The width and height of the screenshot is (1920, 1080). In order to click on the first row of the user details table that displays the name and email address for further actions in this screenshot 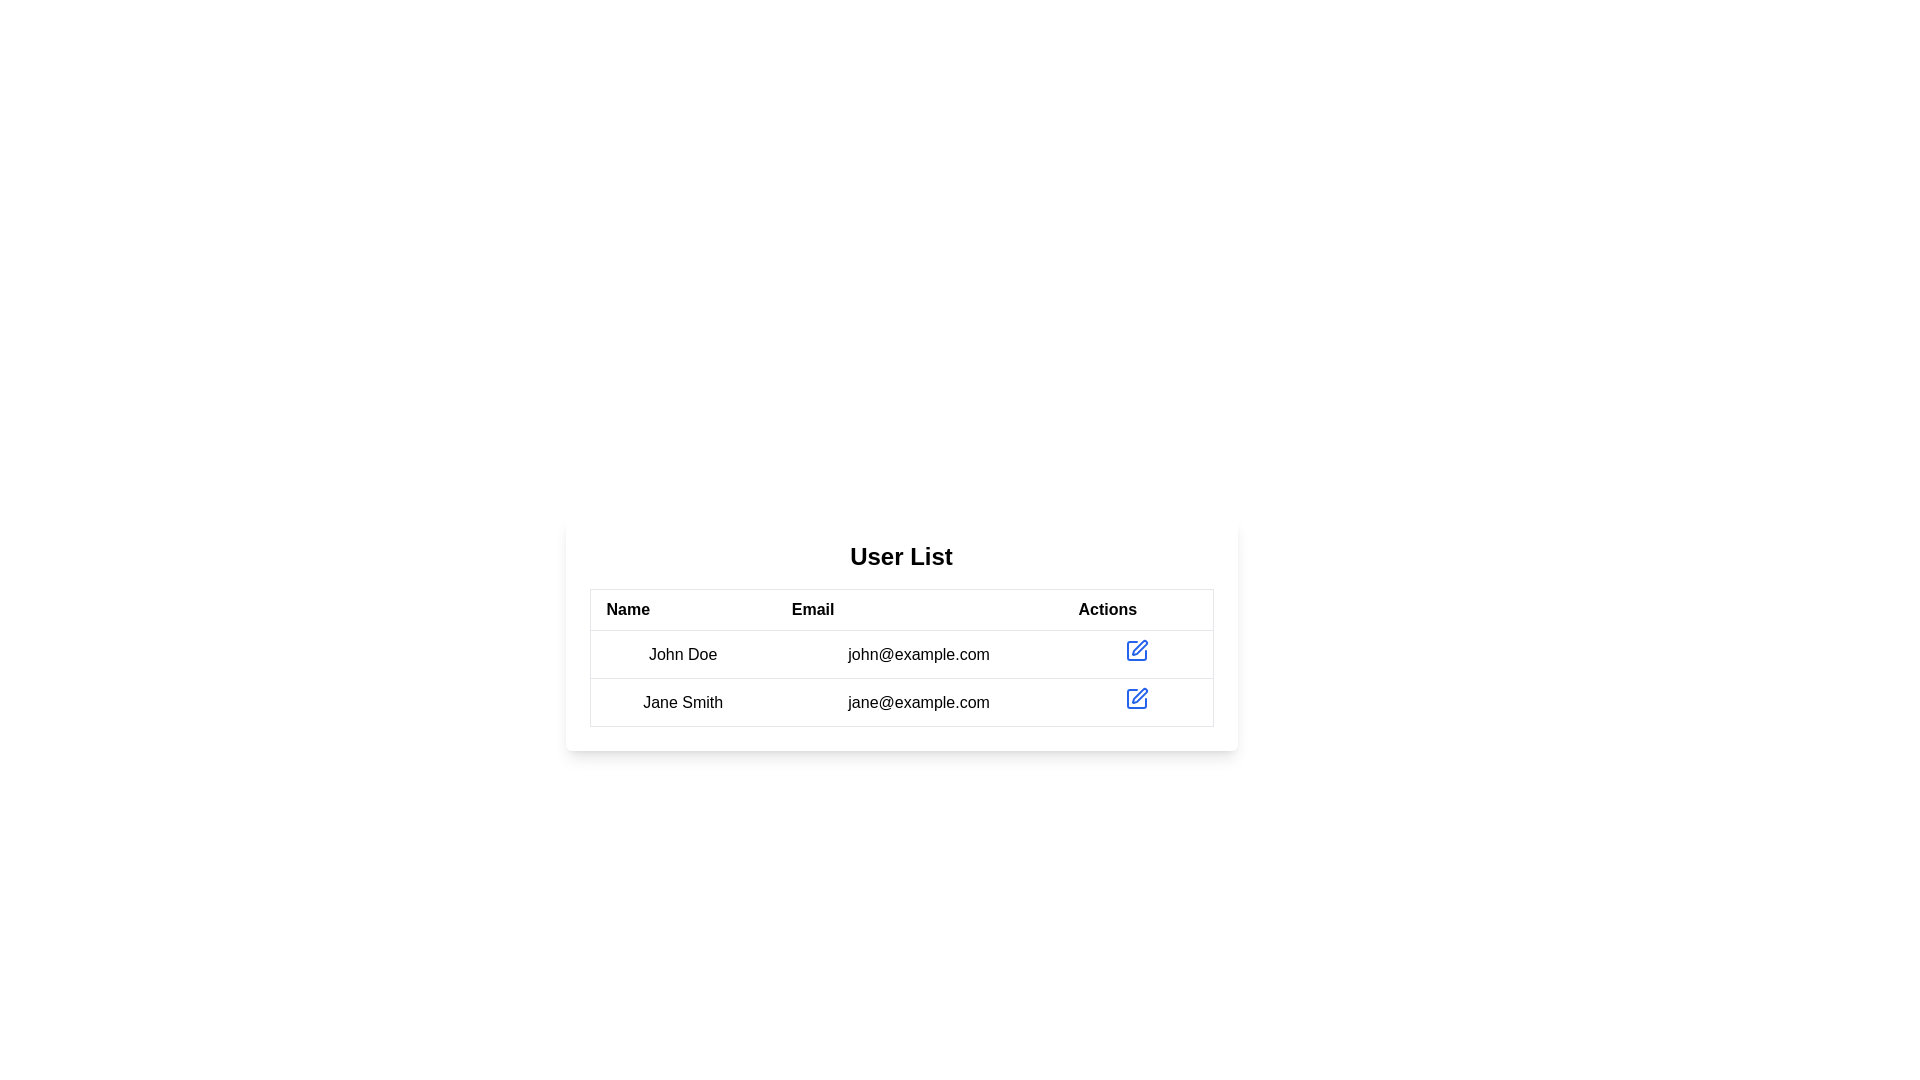, I will do `click(900, 654)`.